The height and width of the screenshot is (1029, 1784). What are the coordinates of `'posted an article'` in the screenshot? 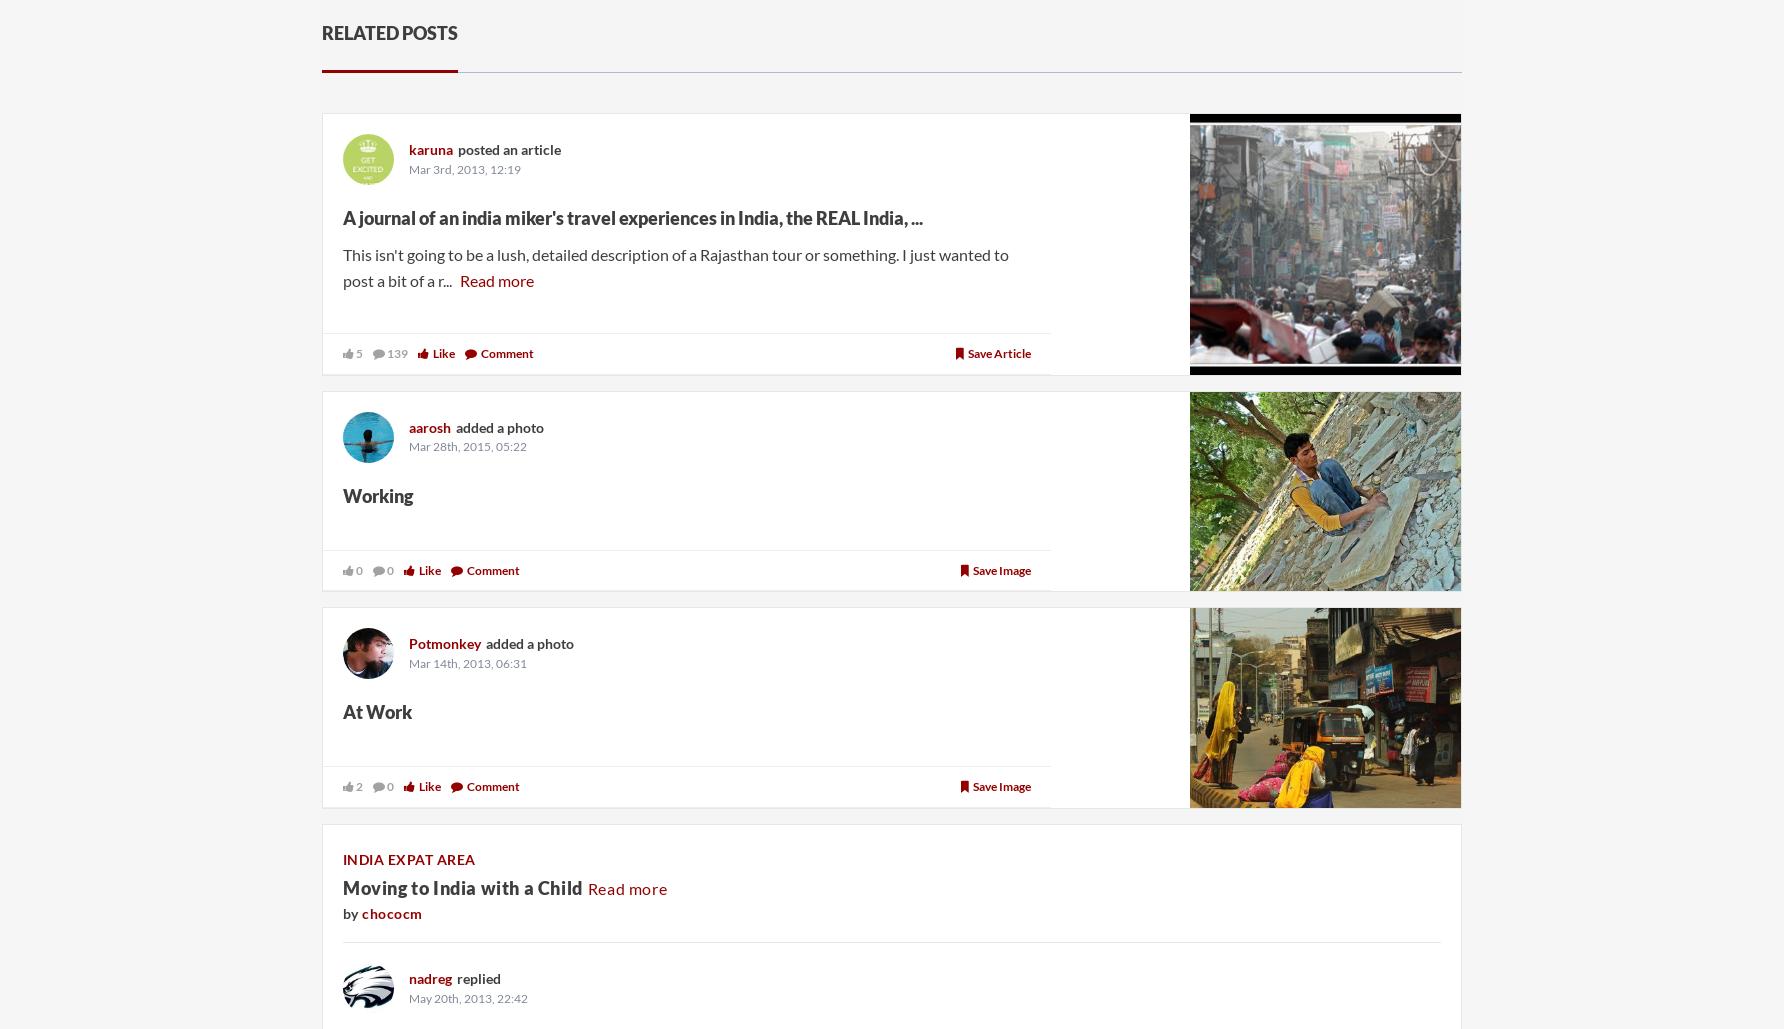 It's located at (457, 148).